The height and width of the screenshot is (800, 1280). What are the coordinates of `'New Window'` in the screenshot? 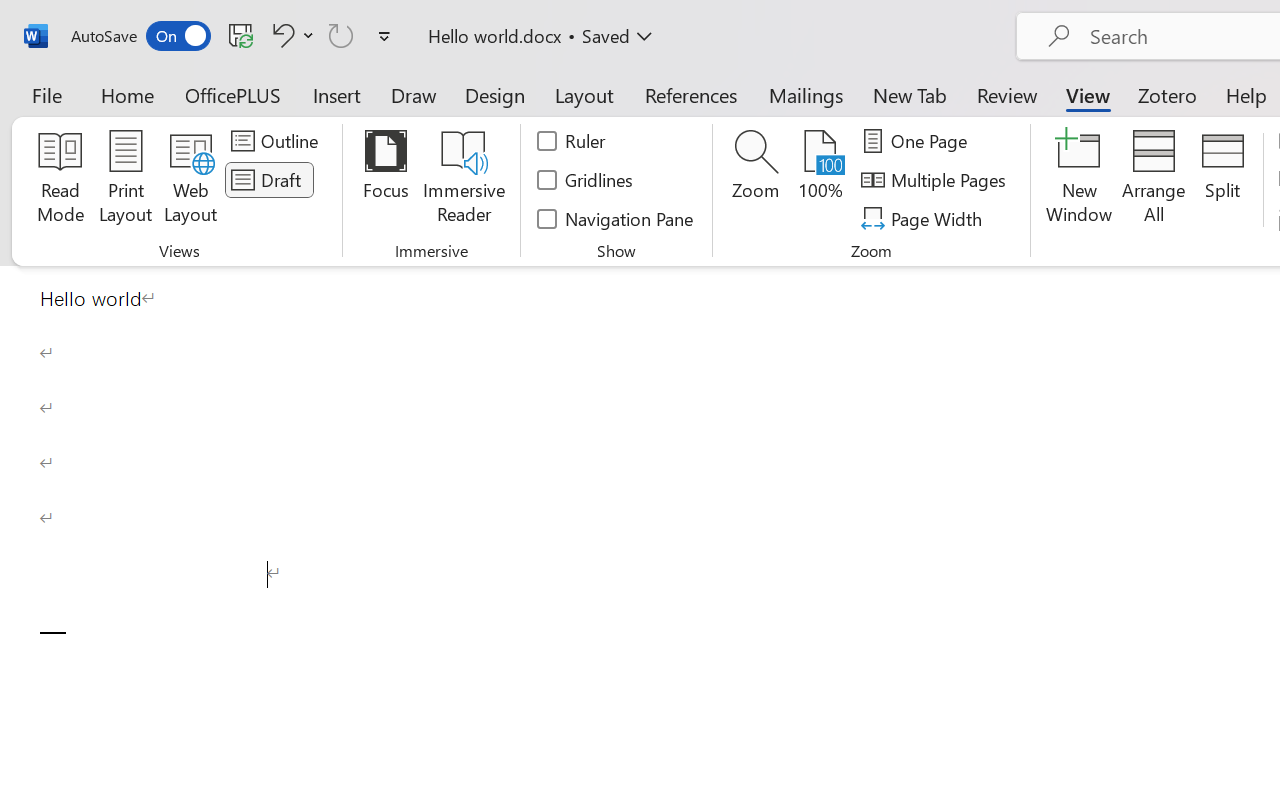 It's located at (1078, 179).